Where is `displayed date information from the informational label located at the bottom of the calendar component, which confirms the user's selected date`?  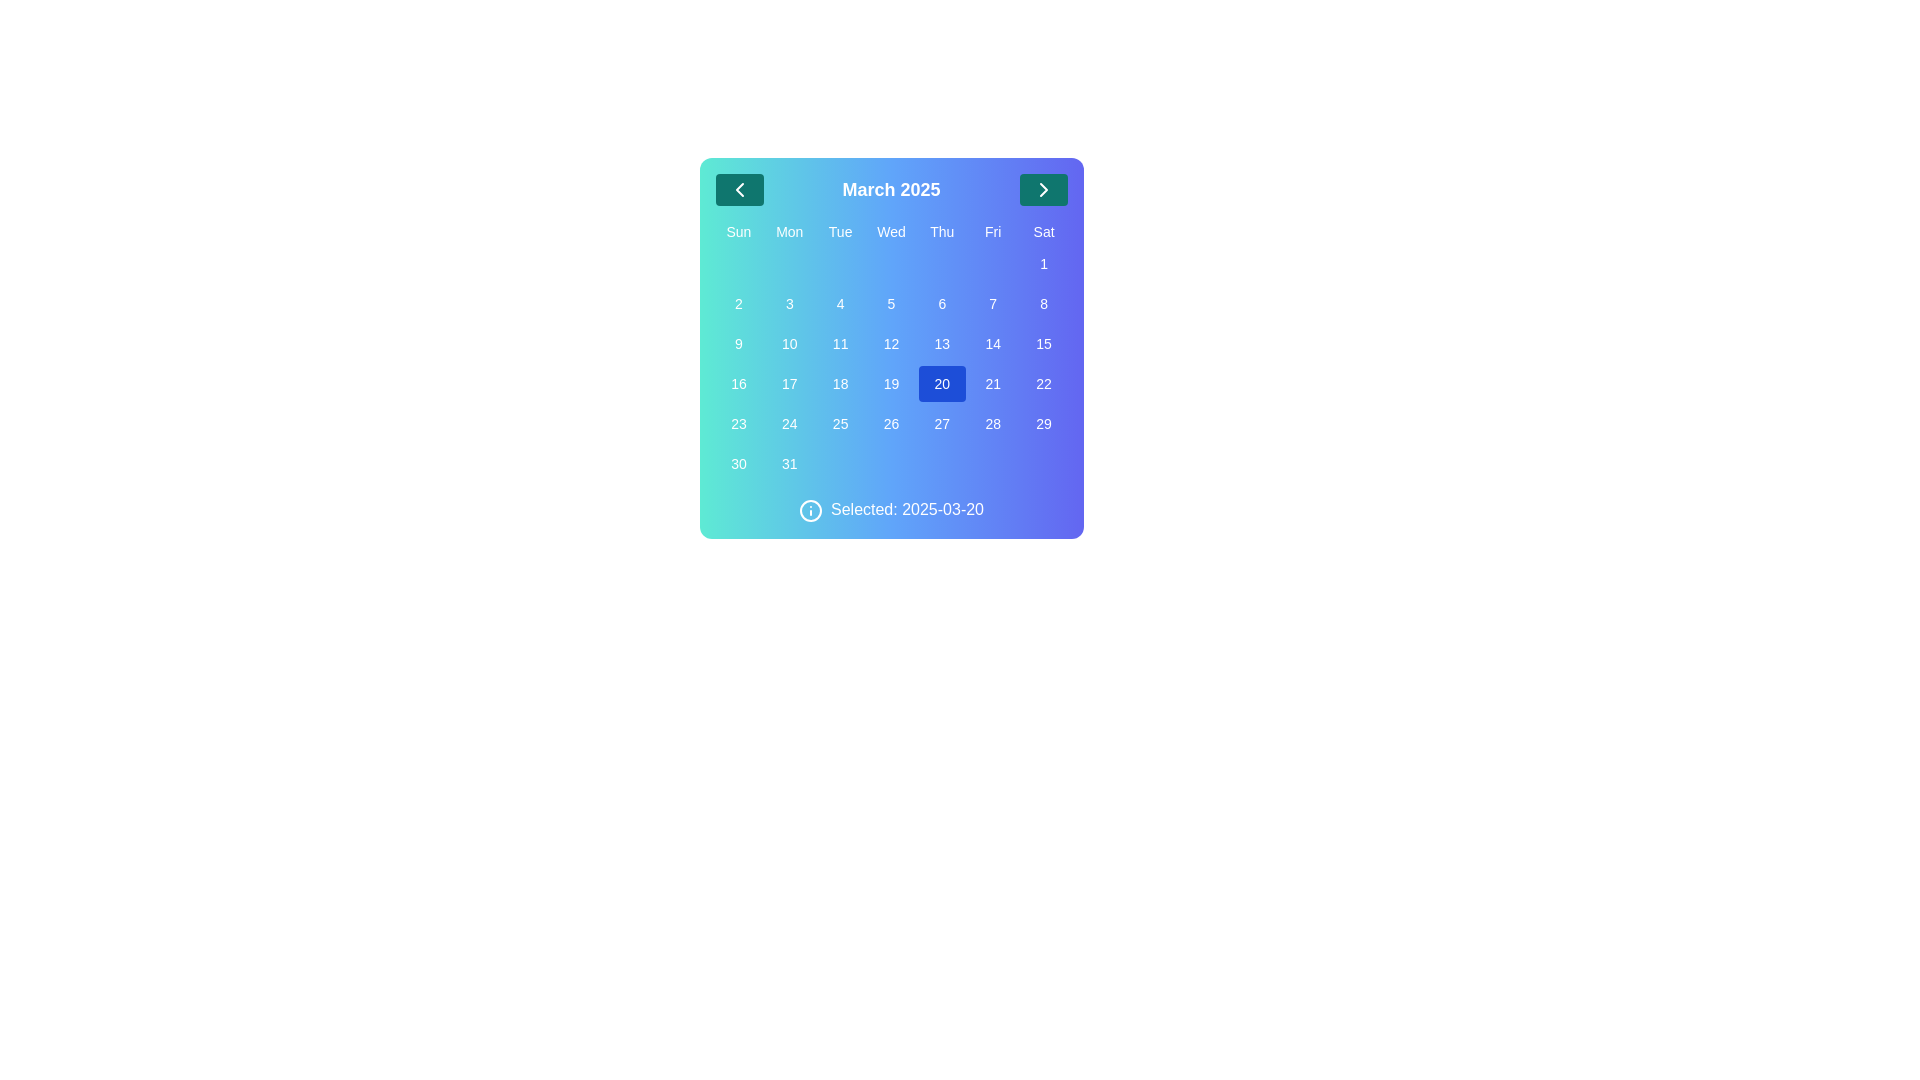 displayed date information from the informational label located at the bottom of the calendar component, which confirms the user's selected date is located at coordinates (890, 509).